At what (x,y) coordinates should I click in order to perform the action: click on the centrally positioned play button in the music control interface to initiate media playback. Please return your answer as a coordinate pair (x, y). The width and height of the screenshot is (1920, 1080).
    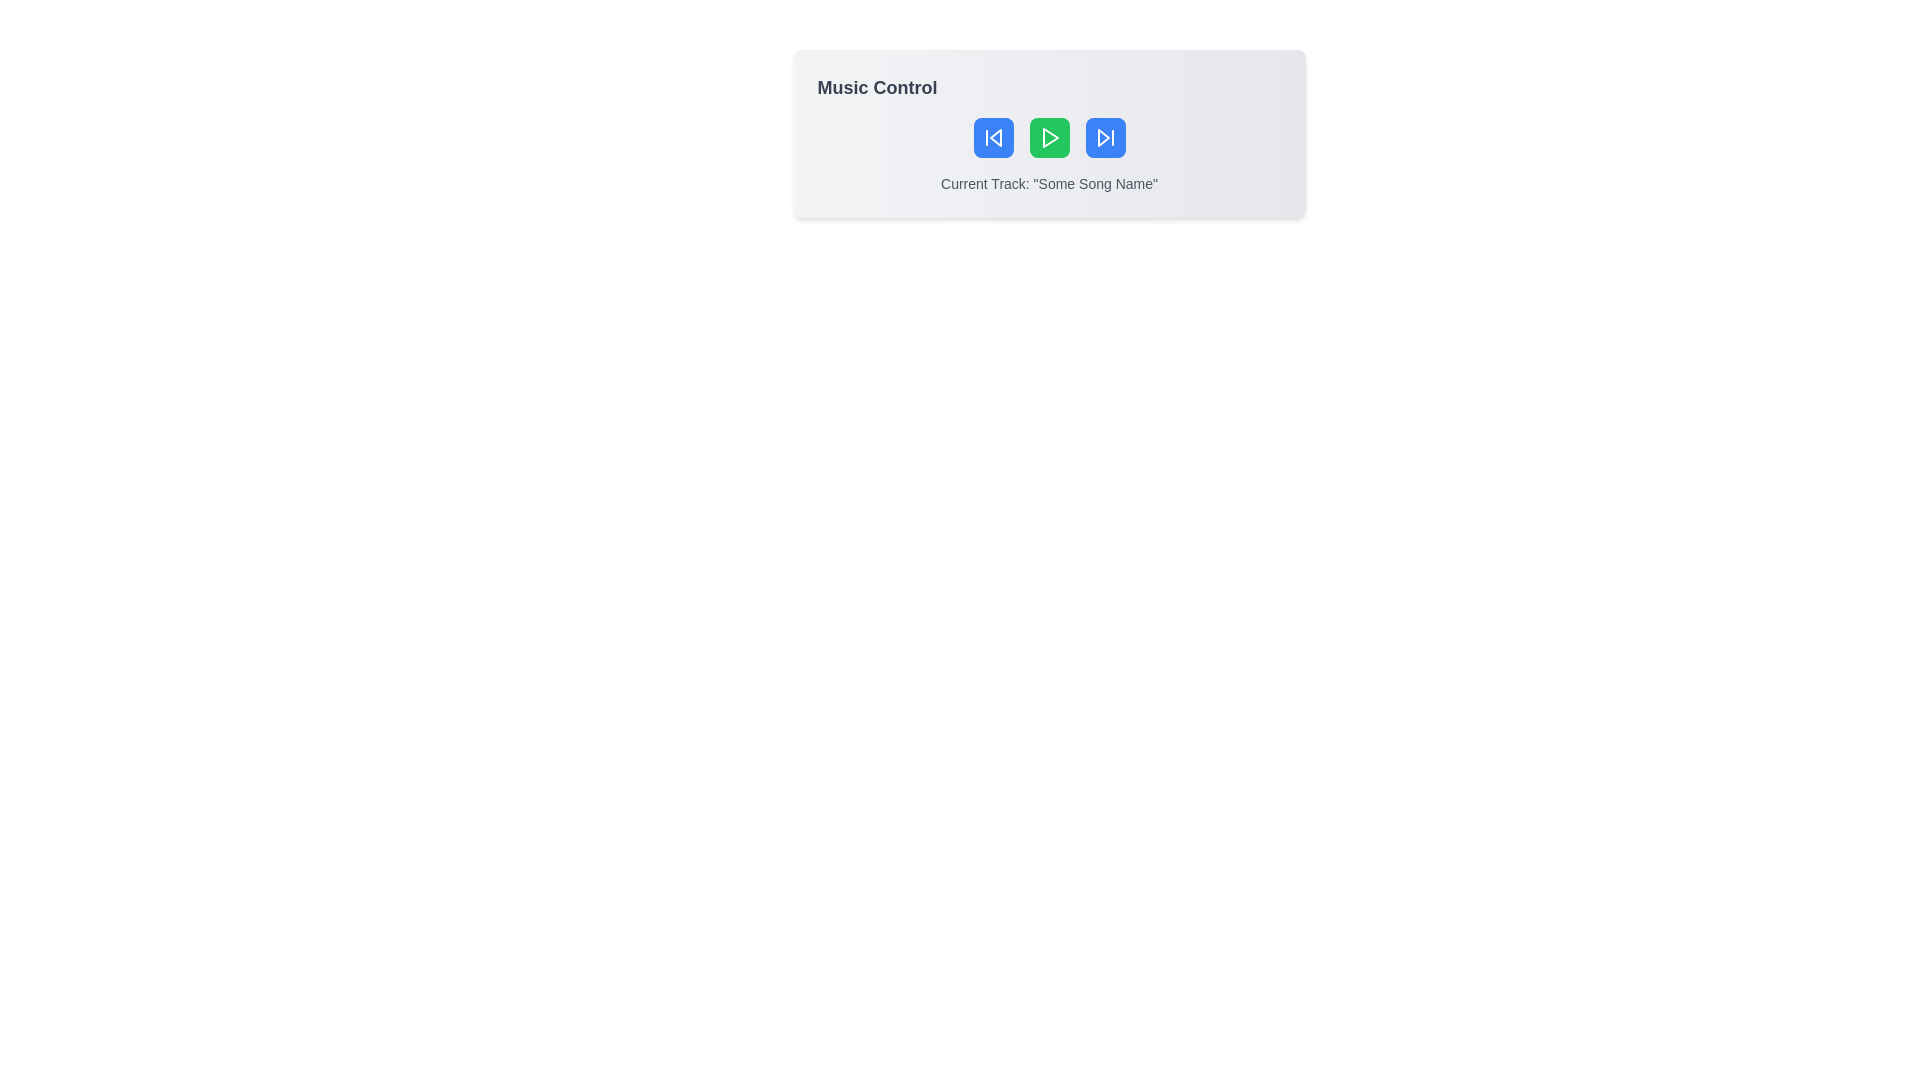
    Looking at the image, I should click on (1048, 137).